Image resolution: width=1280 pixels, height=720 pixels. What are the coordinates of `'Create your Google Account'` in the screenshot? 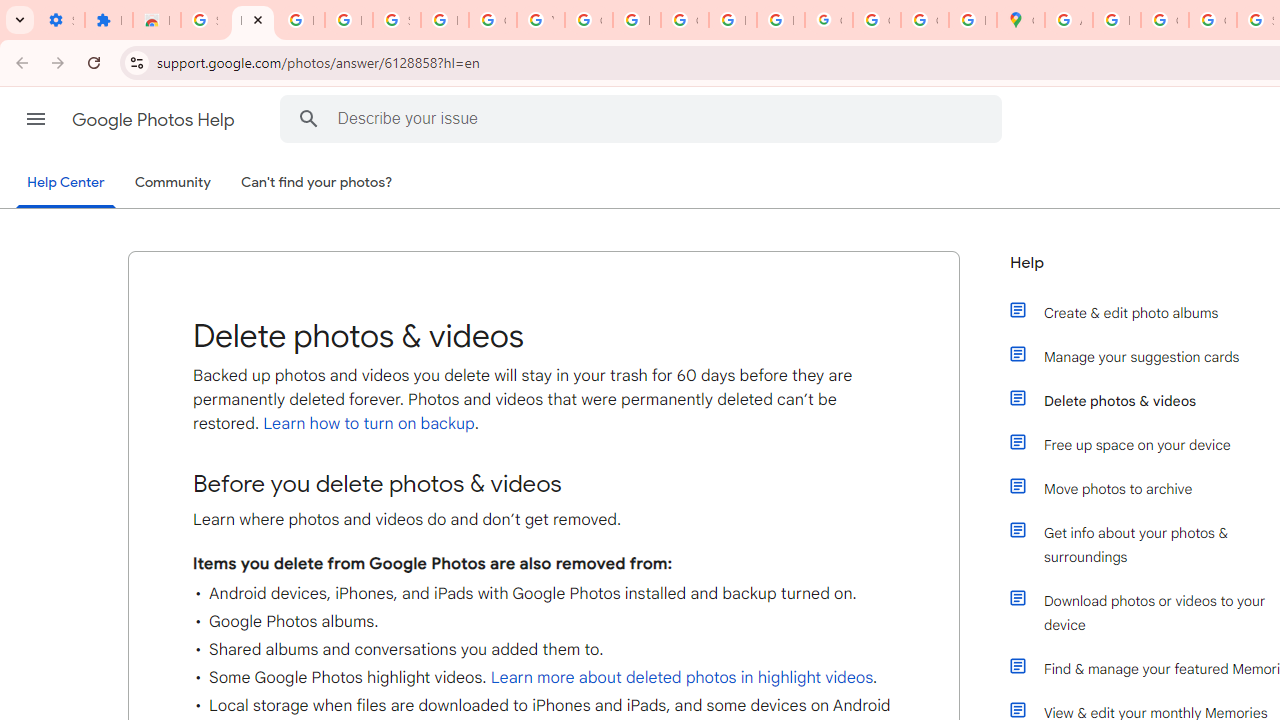 It's located at (1164, 20).